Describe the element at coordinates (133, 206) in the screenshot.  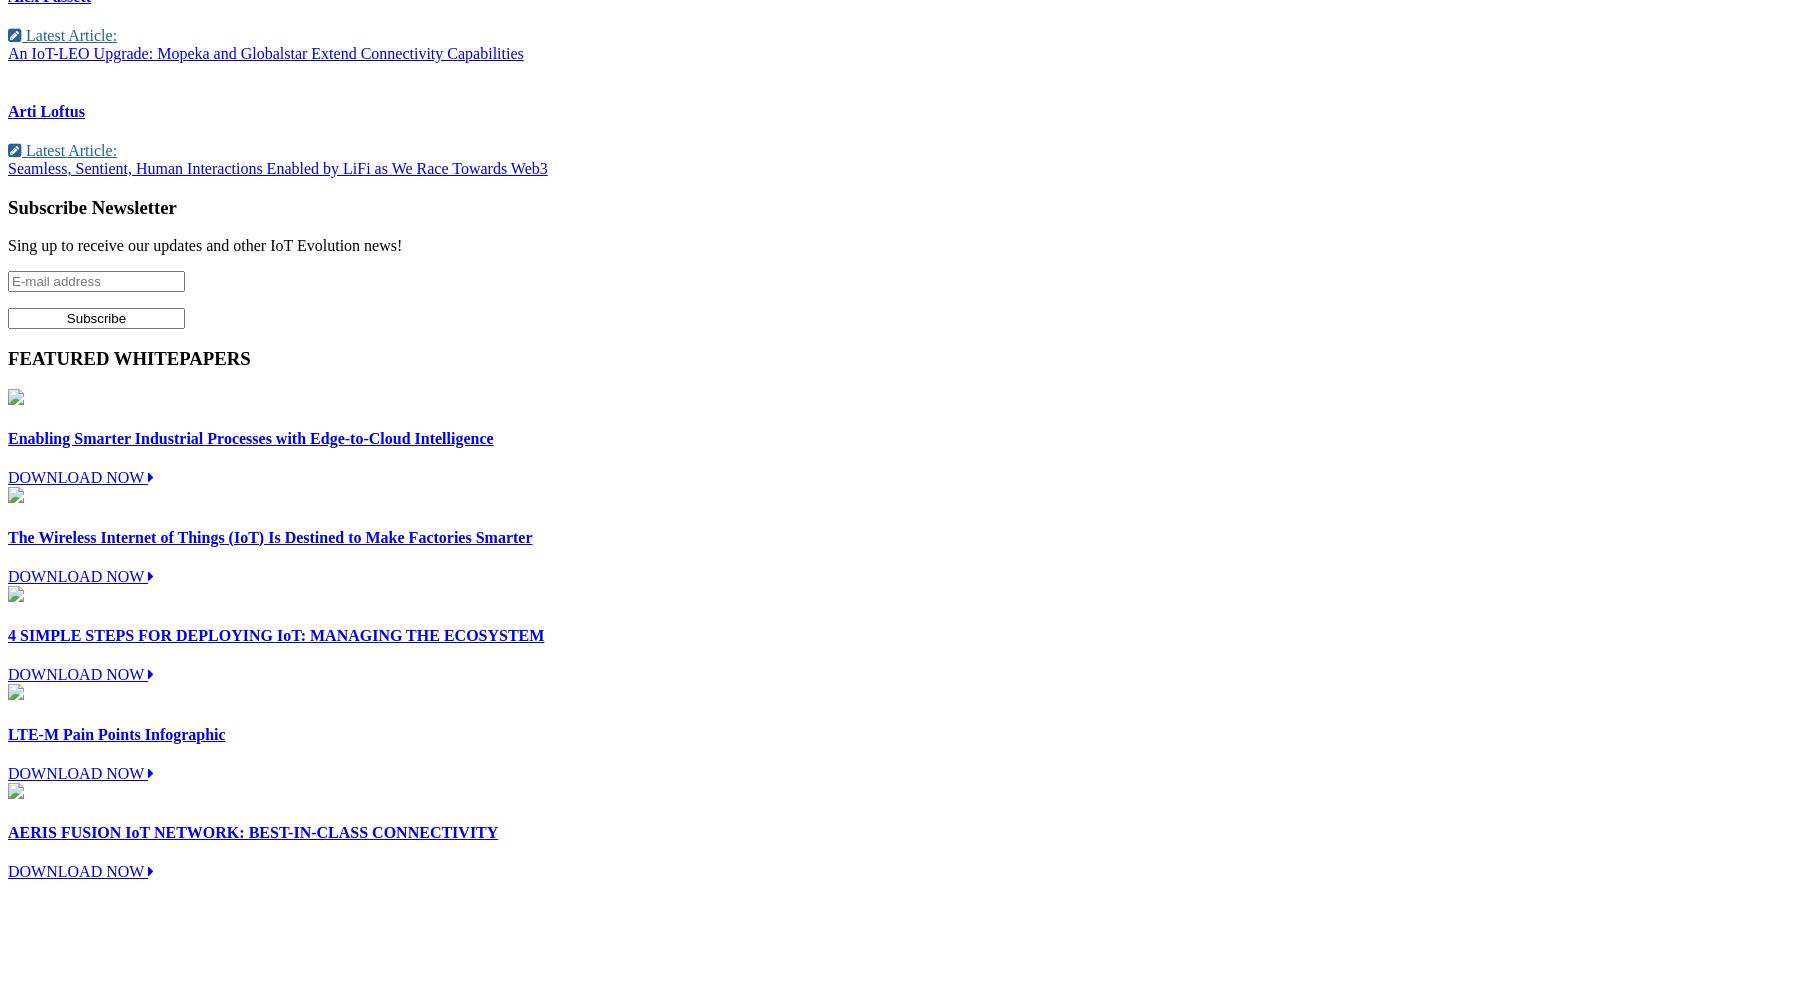
I see `'Newsletter'` at that location.